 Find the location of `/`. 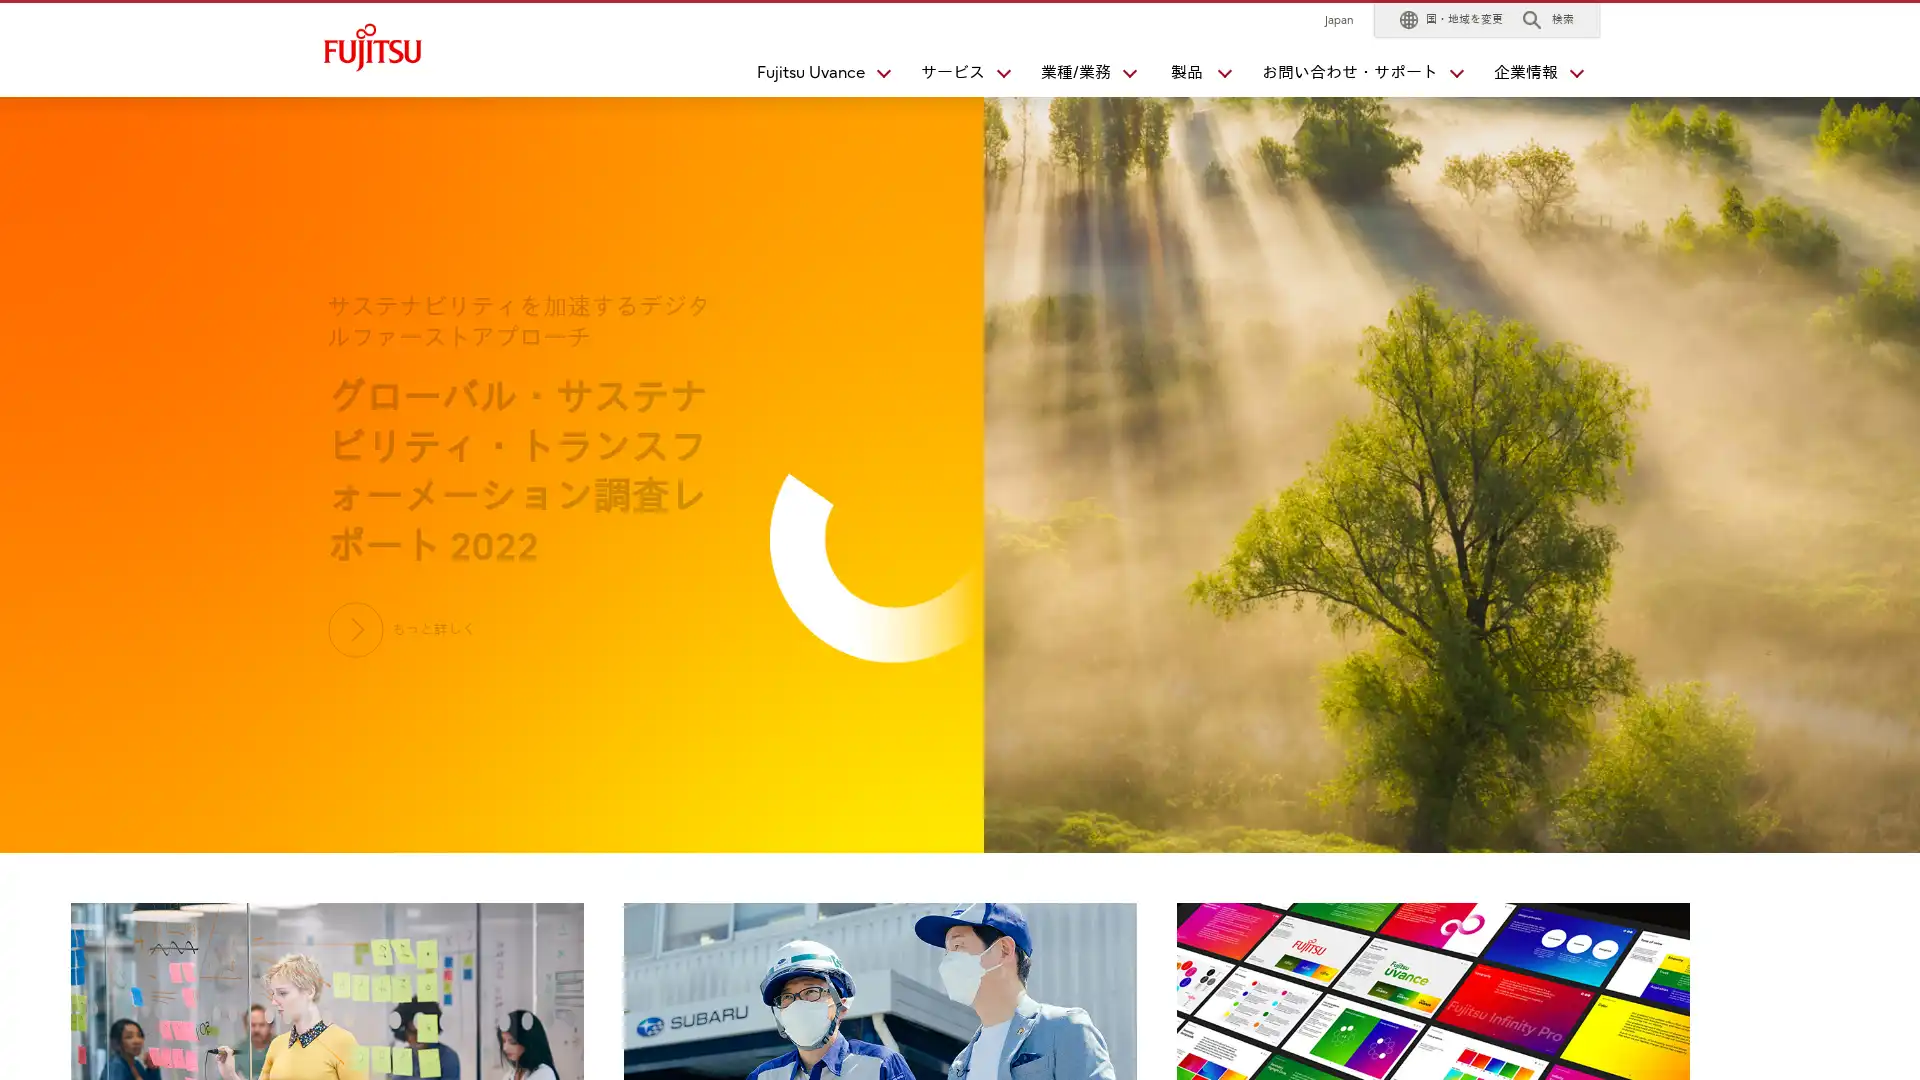

/ is located at coordinates (1079, 76).